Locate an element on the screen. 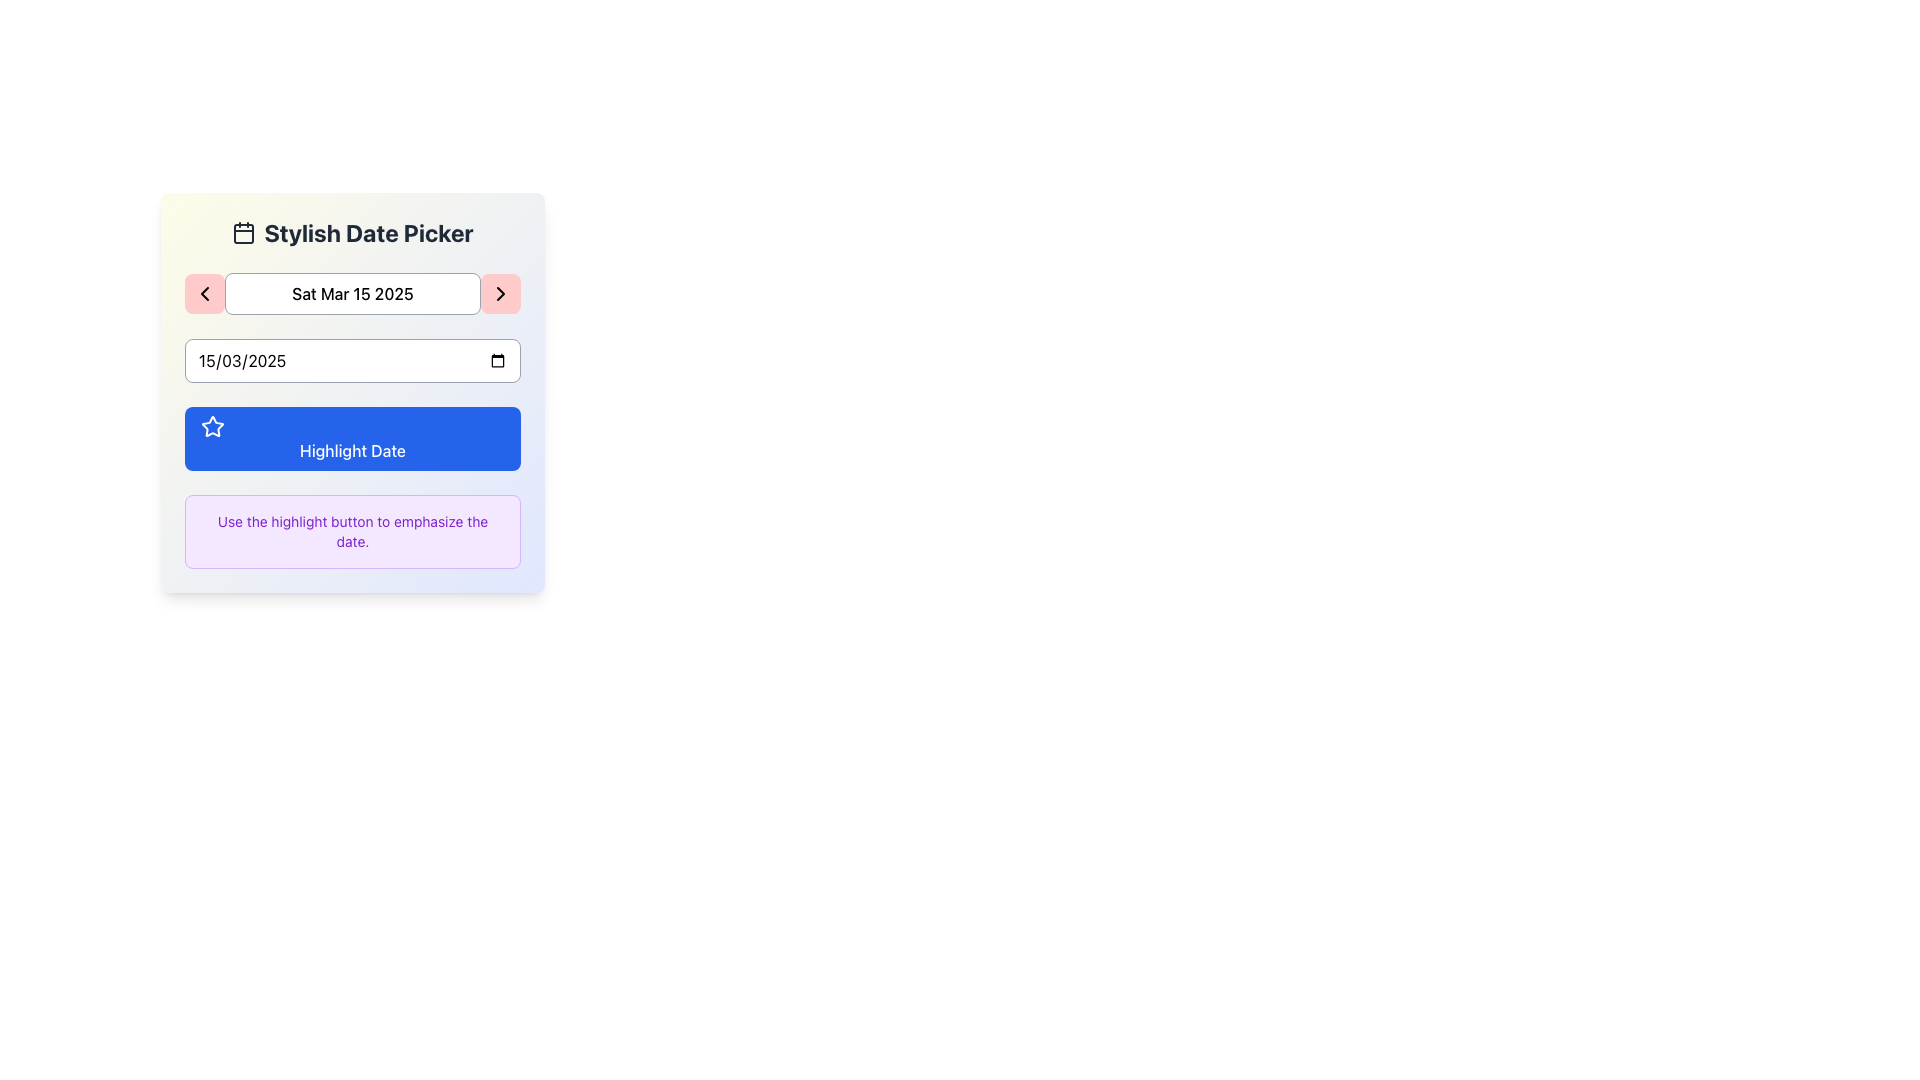 Image resolution: width=1920 pixels, height=1080 pixels. the small black right-pointing chevron arrow icon located within the pink button next to the displayed date 'Sat Mar 15 2025' is located at coordinates (500, 293).